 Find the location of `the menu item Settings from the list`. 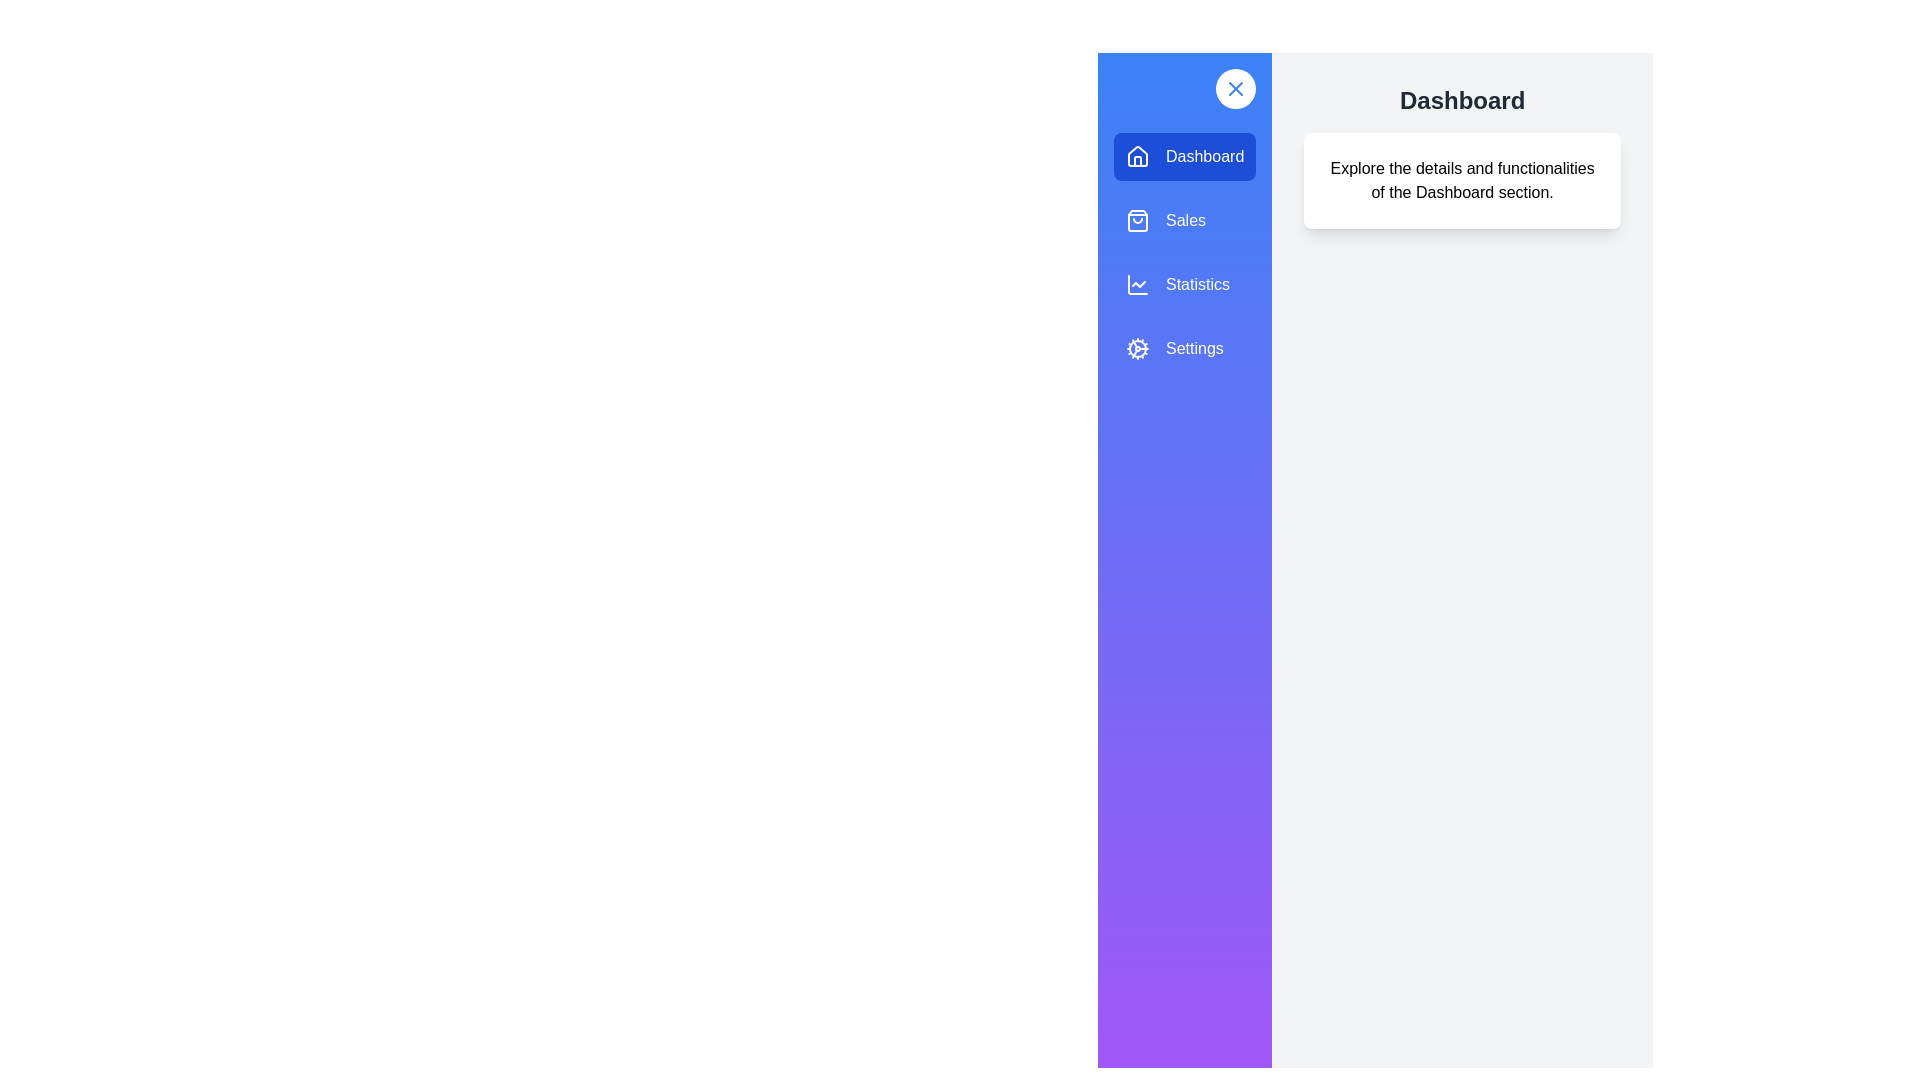

the menu item Settings from the list is located at coordinates (1185, 347).